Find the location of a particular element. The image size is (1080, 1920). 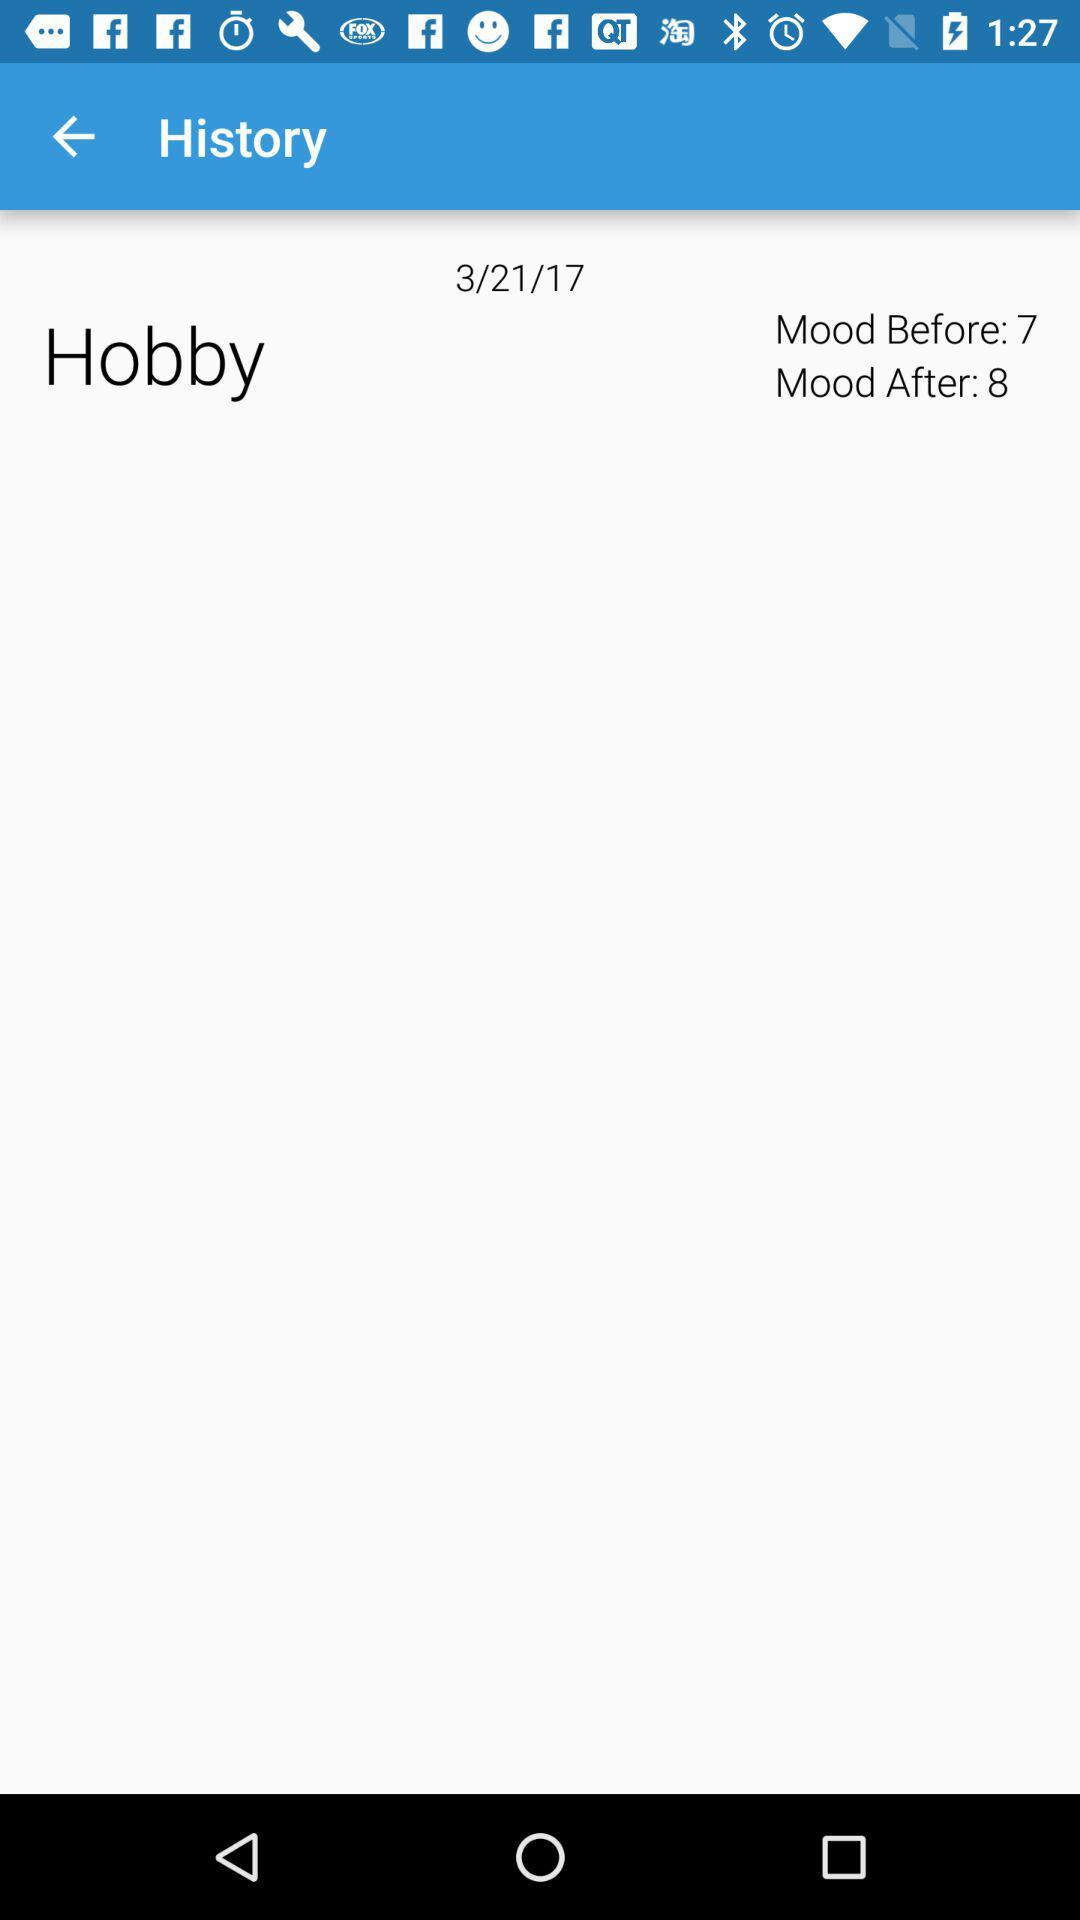

item next to the 8 is located at coordinates (1027, 328).